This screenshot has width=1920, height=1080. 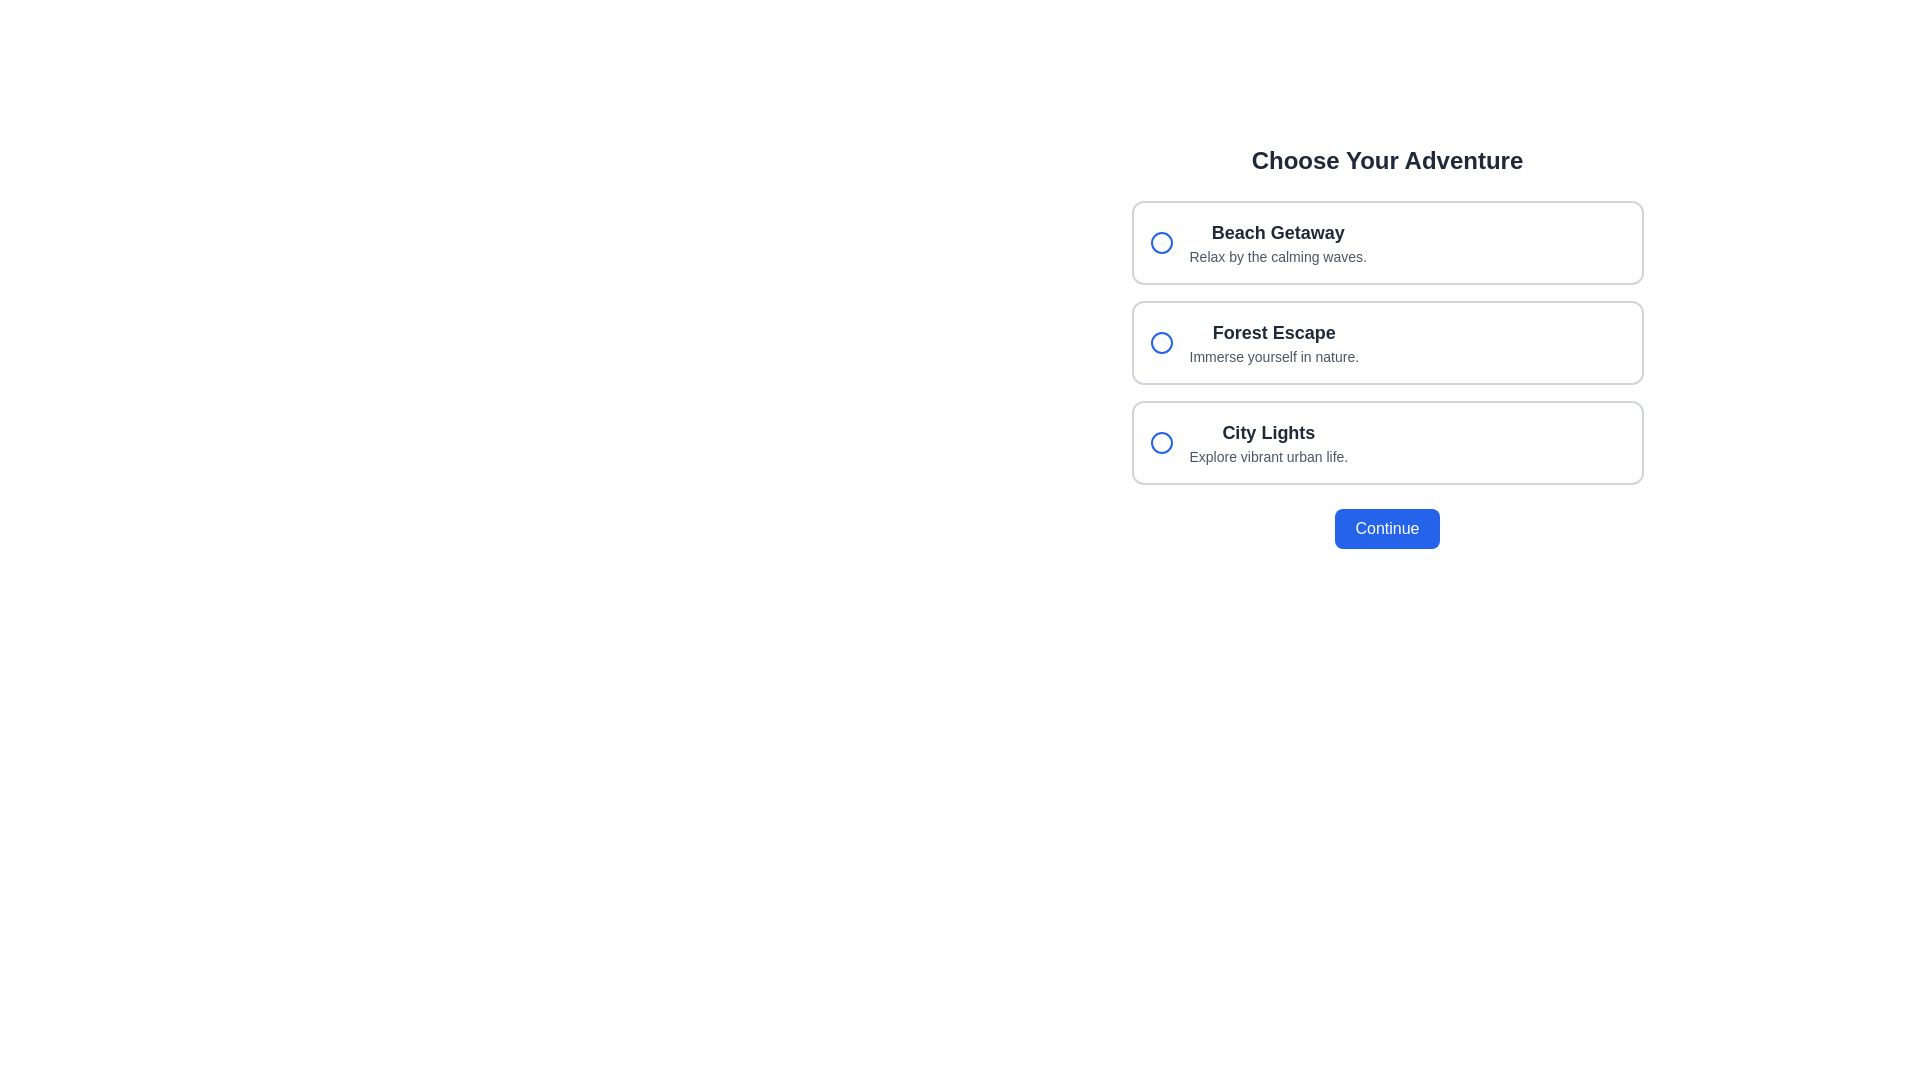 I want to click on the text label that says 'Immerse yourself in nature.' which is styled in gray and located below the primary header 'Forest Escape' in the second option card of the 'Choose Your Adventure' selection interface, so click(x=1273, y=356).